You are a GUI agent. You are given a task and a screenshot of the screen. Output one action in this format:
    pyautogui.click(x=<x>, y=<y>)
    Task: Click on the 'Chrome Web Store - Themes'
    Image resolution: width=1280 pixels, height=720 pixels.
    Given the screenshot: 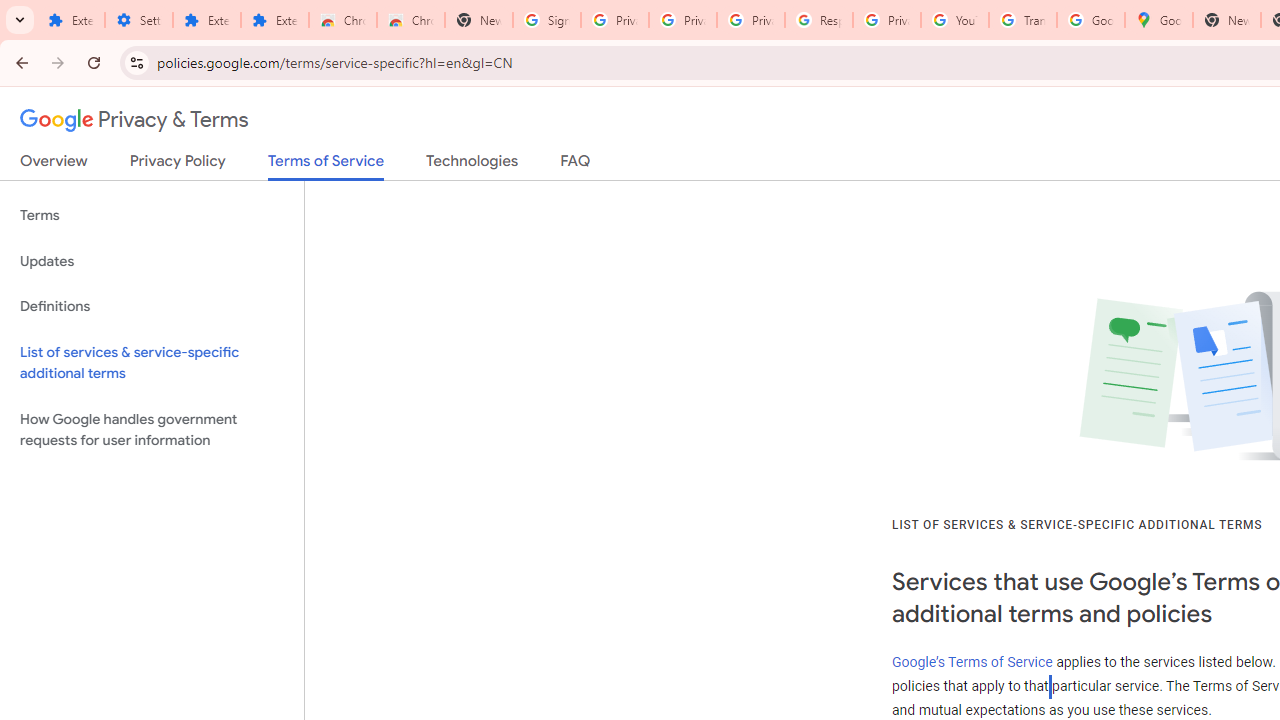 What is the action you would take?
    pyautogui.click(x=410, y=20)
    